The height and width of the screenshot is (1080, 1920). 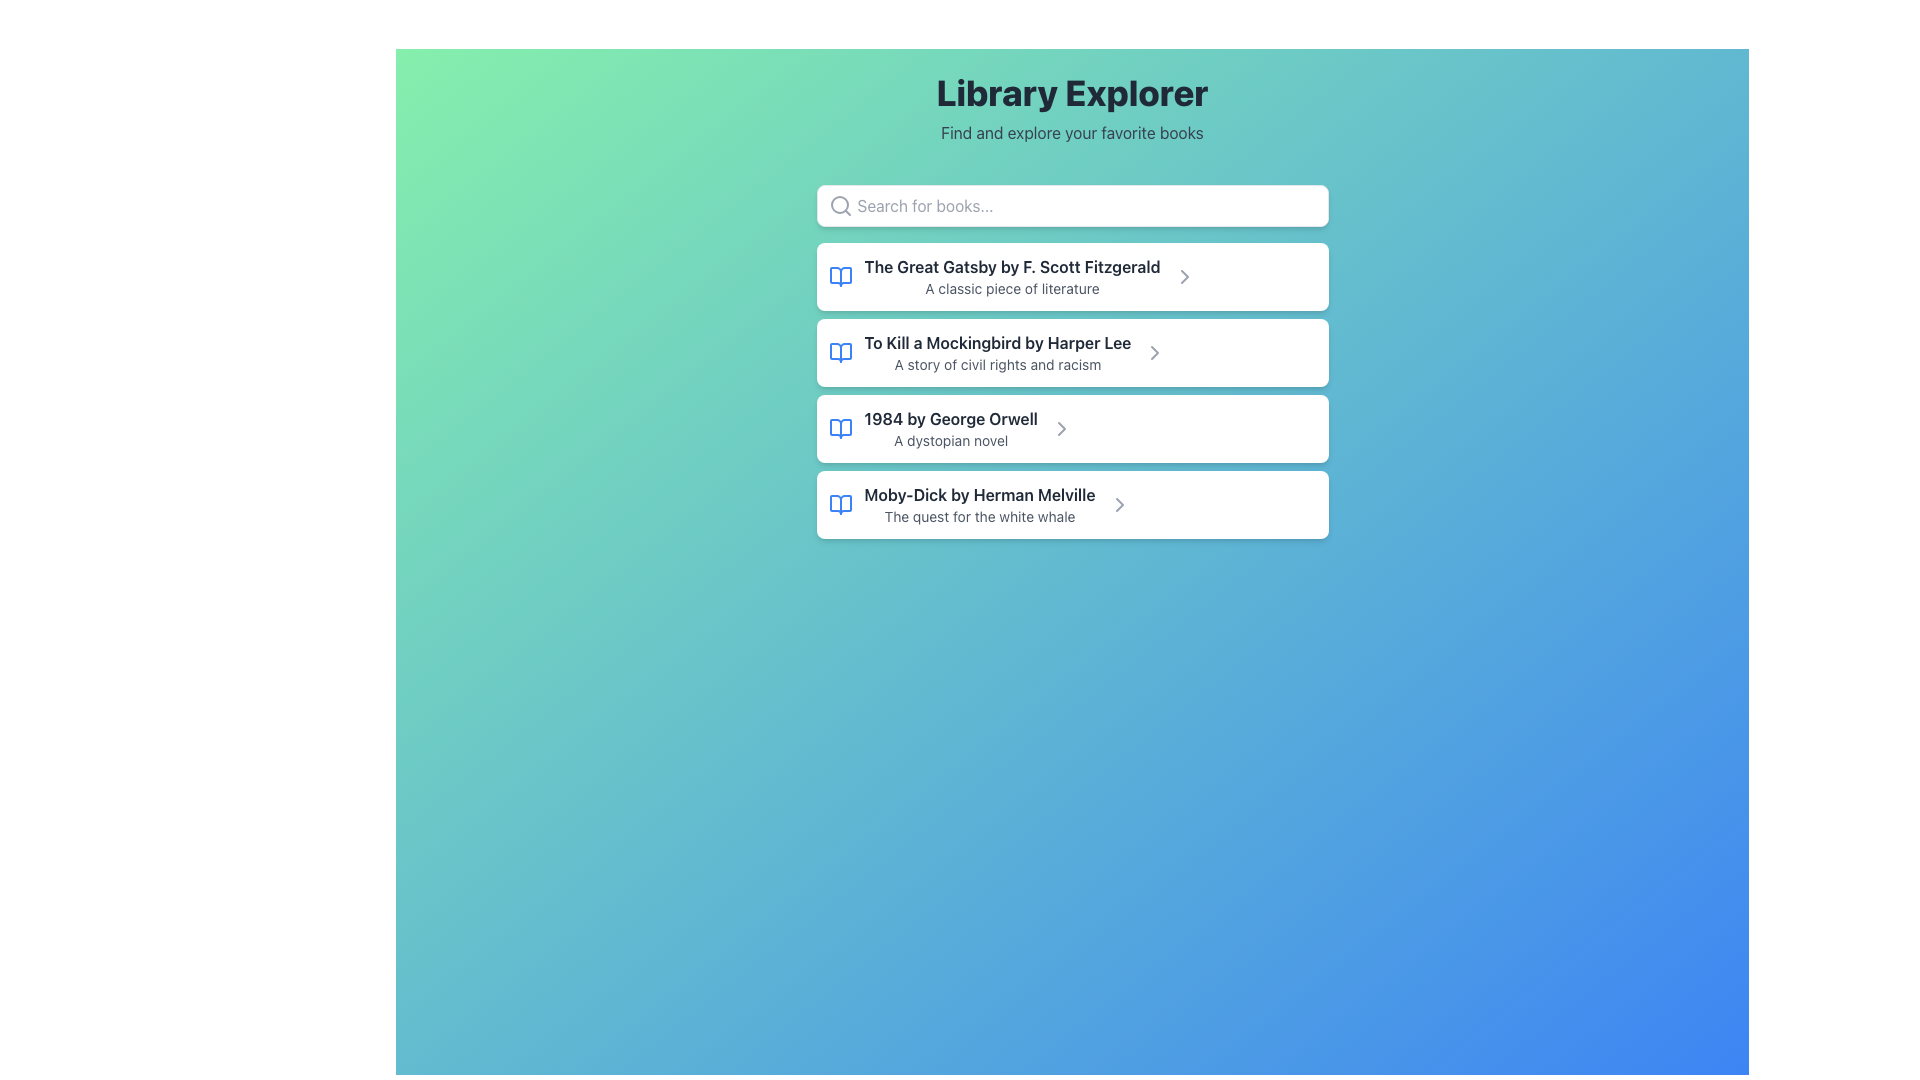 What do you see at coordinates (1071, 277) in the screenshot?
I see `the first list item displaying the book 'The Great Gatsby by F. Scott Fitzgerald', which includes a blue book icon on the left and a gray chevron icon on the right` at bounding box center [1071, 277].